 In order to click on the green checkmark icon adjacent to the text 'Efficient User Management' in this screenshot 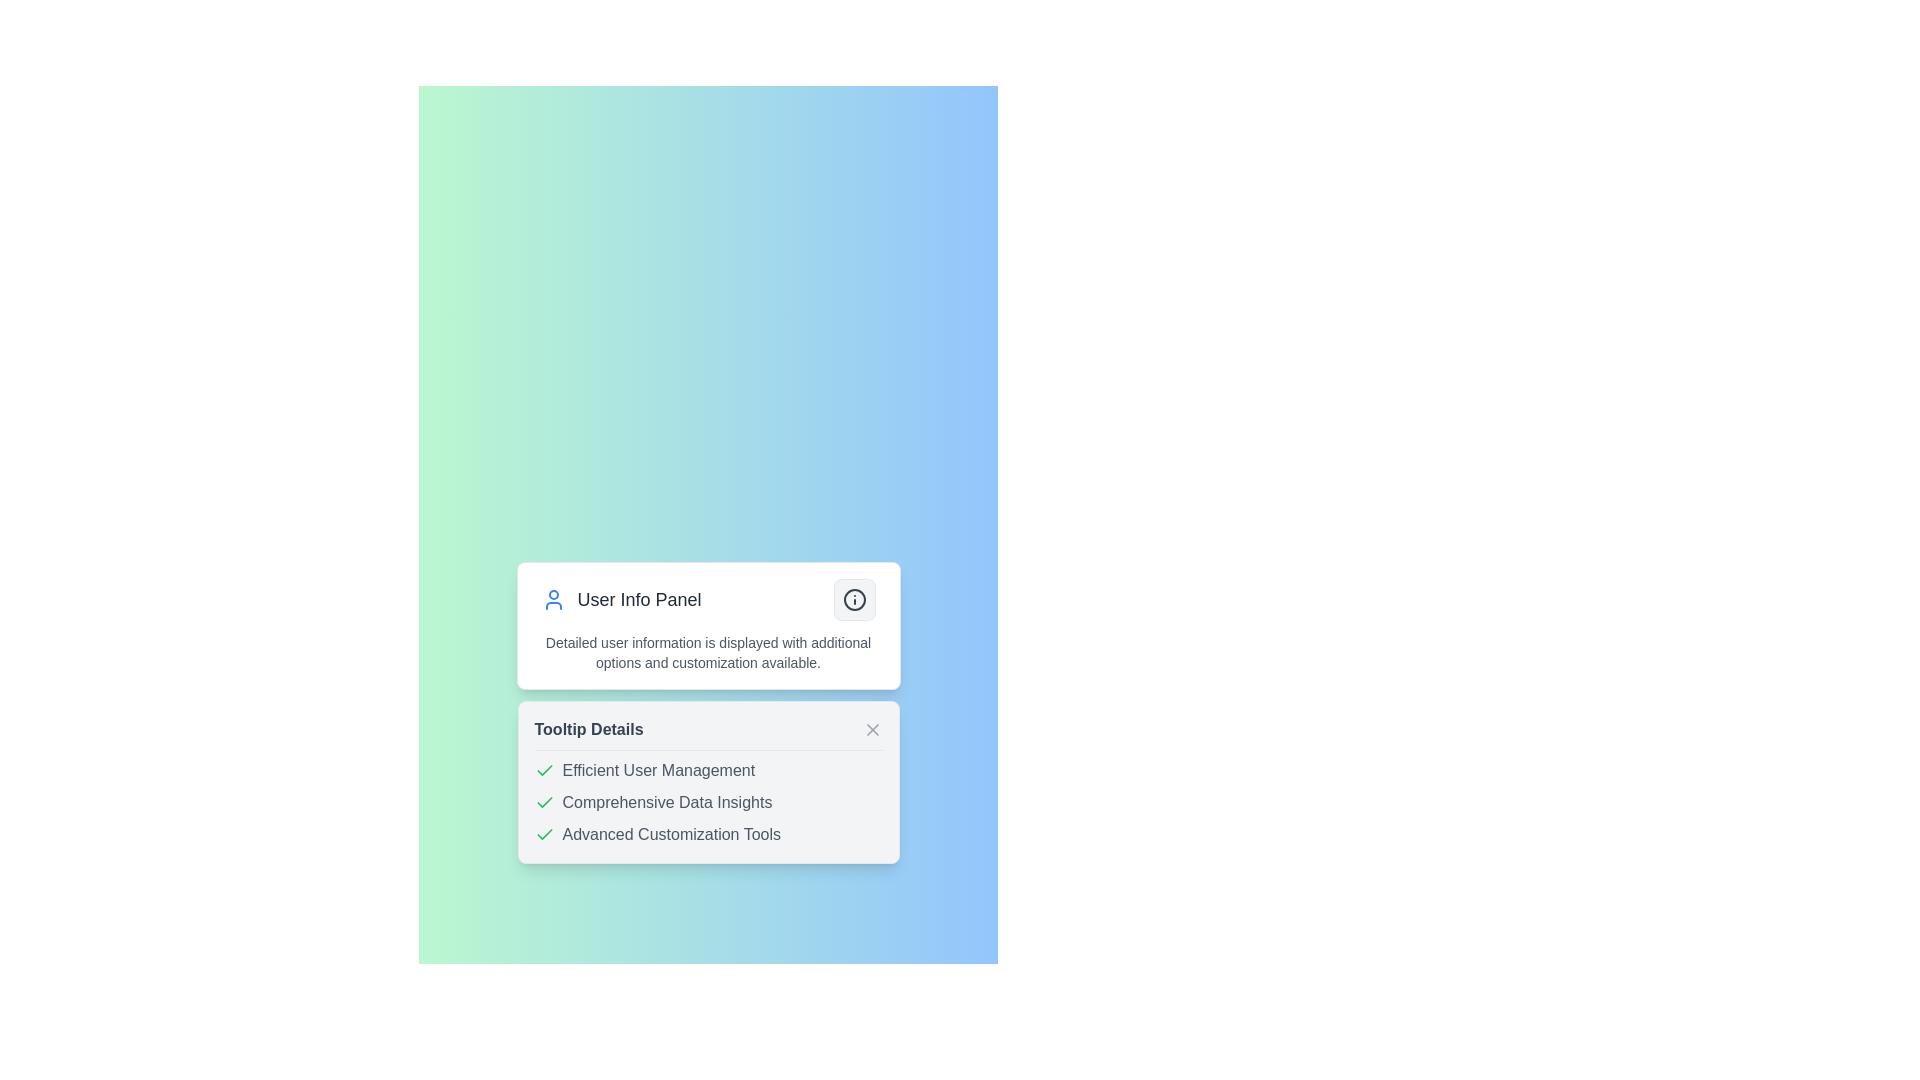, I will do `click(544, 770)`.